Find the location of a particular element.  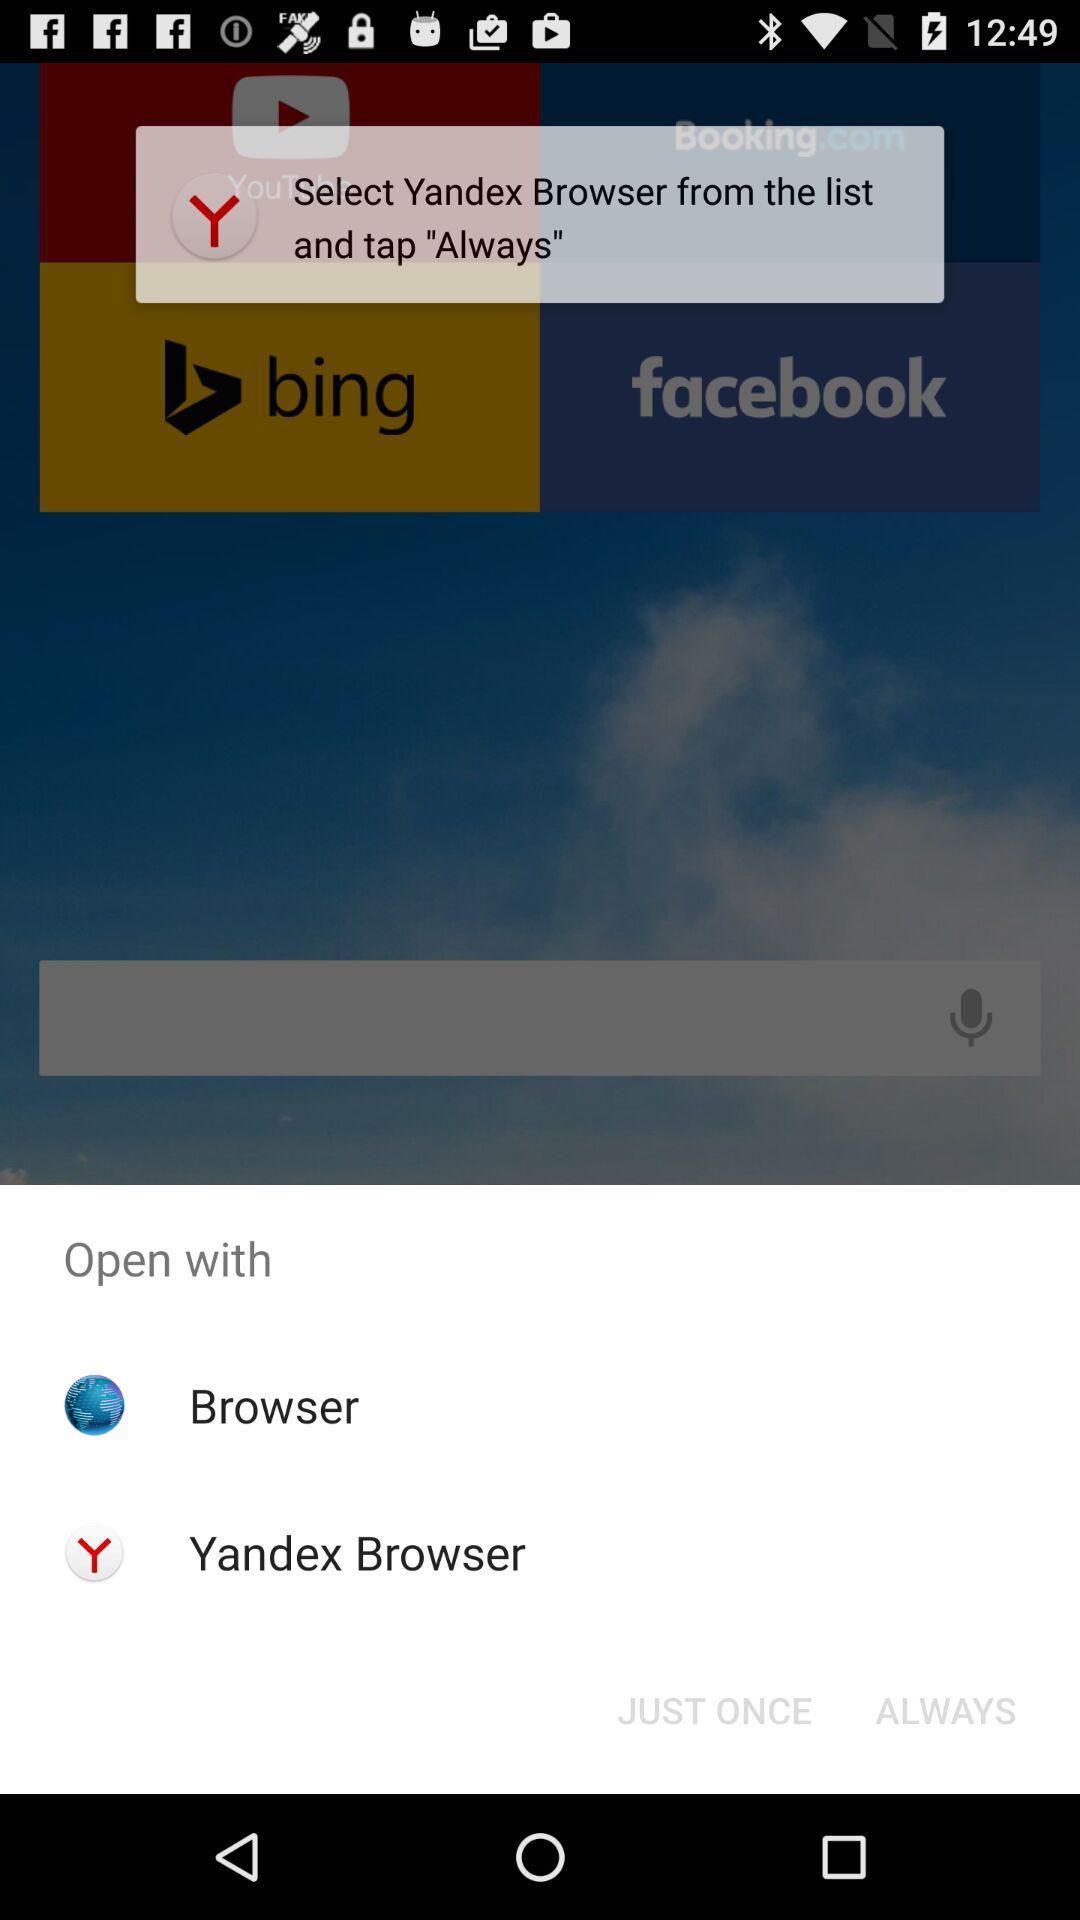

item below the open with icon is located at coordinates (945, 1708).